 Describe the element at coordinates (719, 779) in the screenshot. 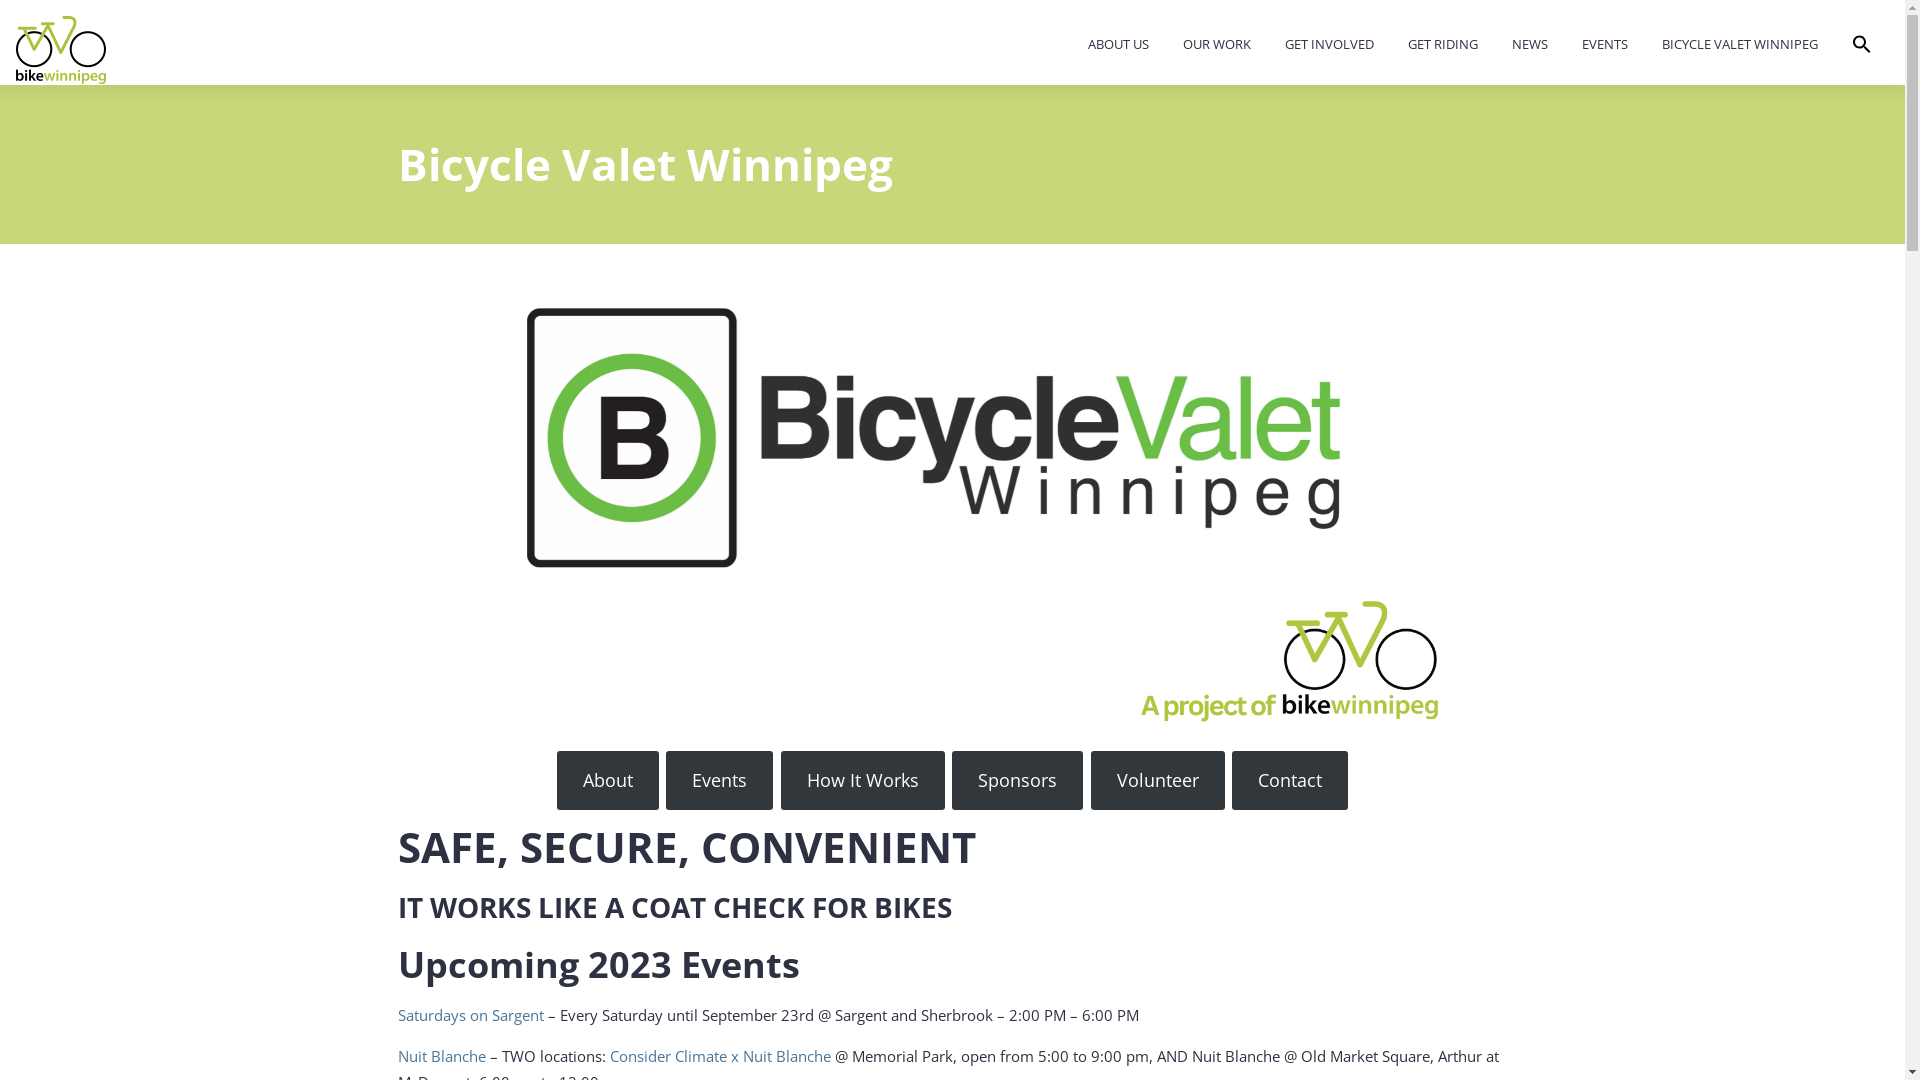

I see `'Events'` at that location.